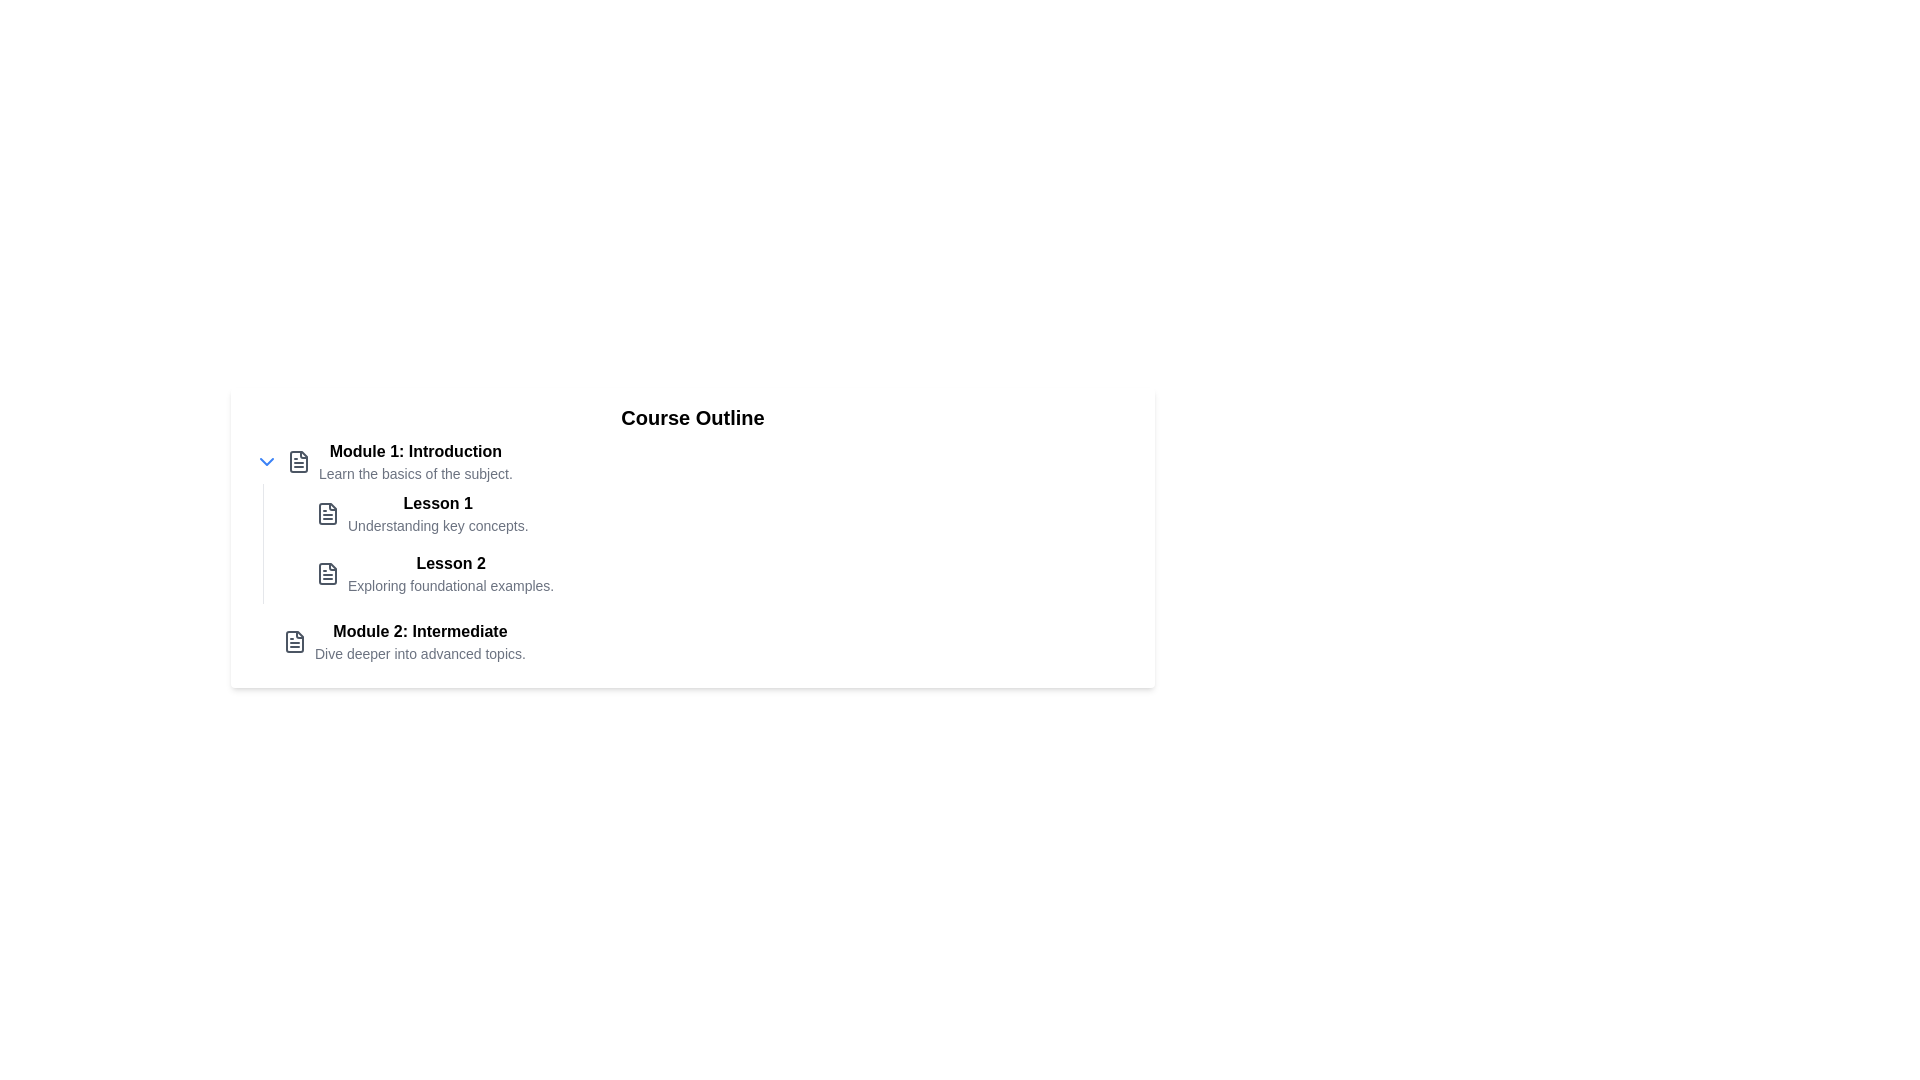  I want to click on text label 'Module 2: Intermediate' which is styled in bold and serves as a title for the module in the course outline interface, so click(419, 632).